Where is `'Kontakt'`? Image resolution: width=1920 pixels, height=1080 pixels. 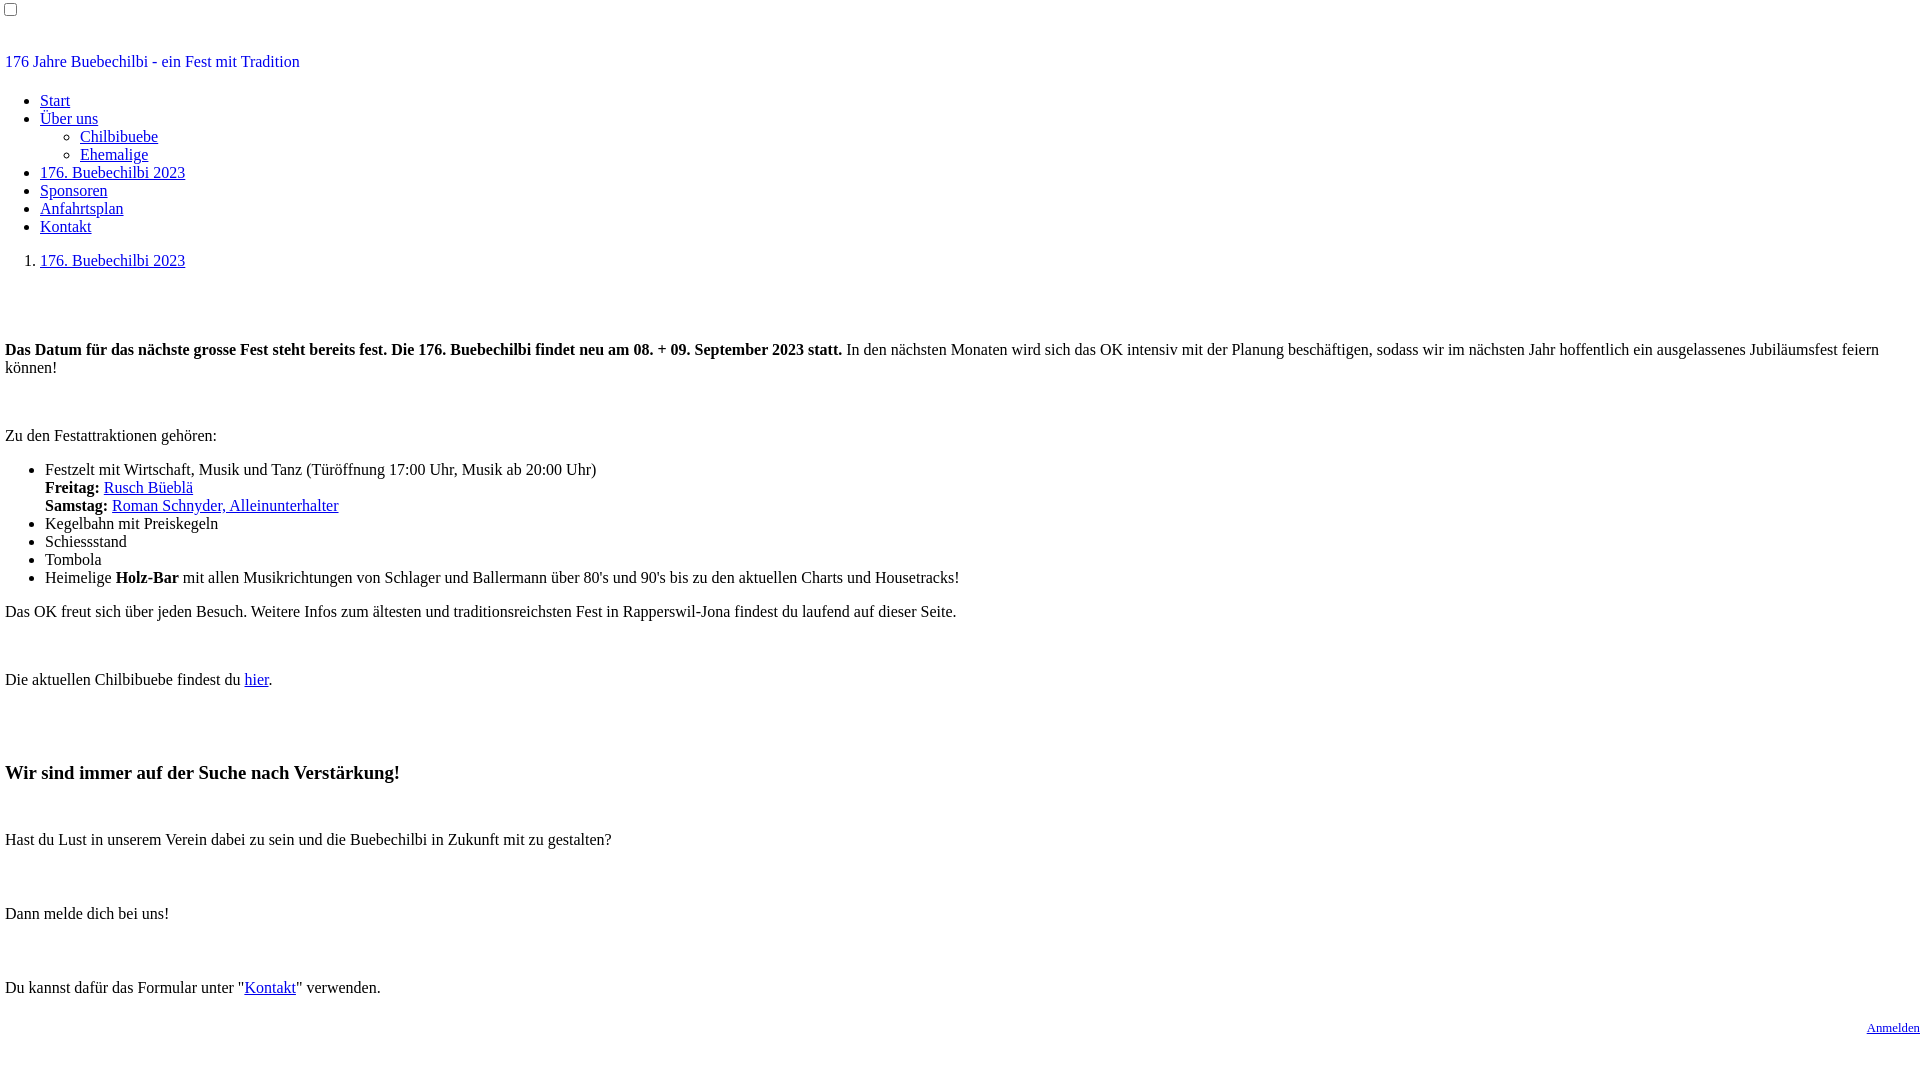 'Kontakt' is located at coordinates (268, 986).